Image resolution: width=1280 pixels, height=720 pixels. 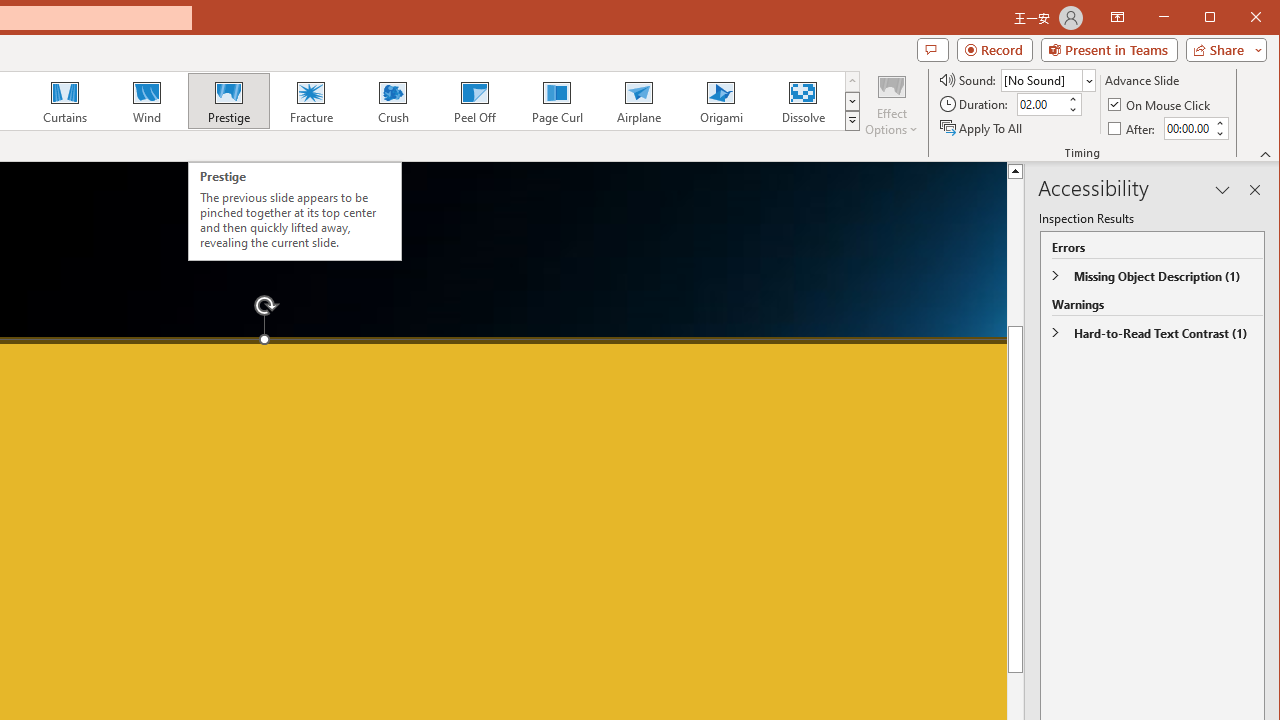 What do you see at coordinates (852, 120) in the screenshot?
I see `'Transition Effects'` at bounding box center [852, 120].